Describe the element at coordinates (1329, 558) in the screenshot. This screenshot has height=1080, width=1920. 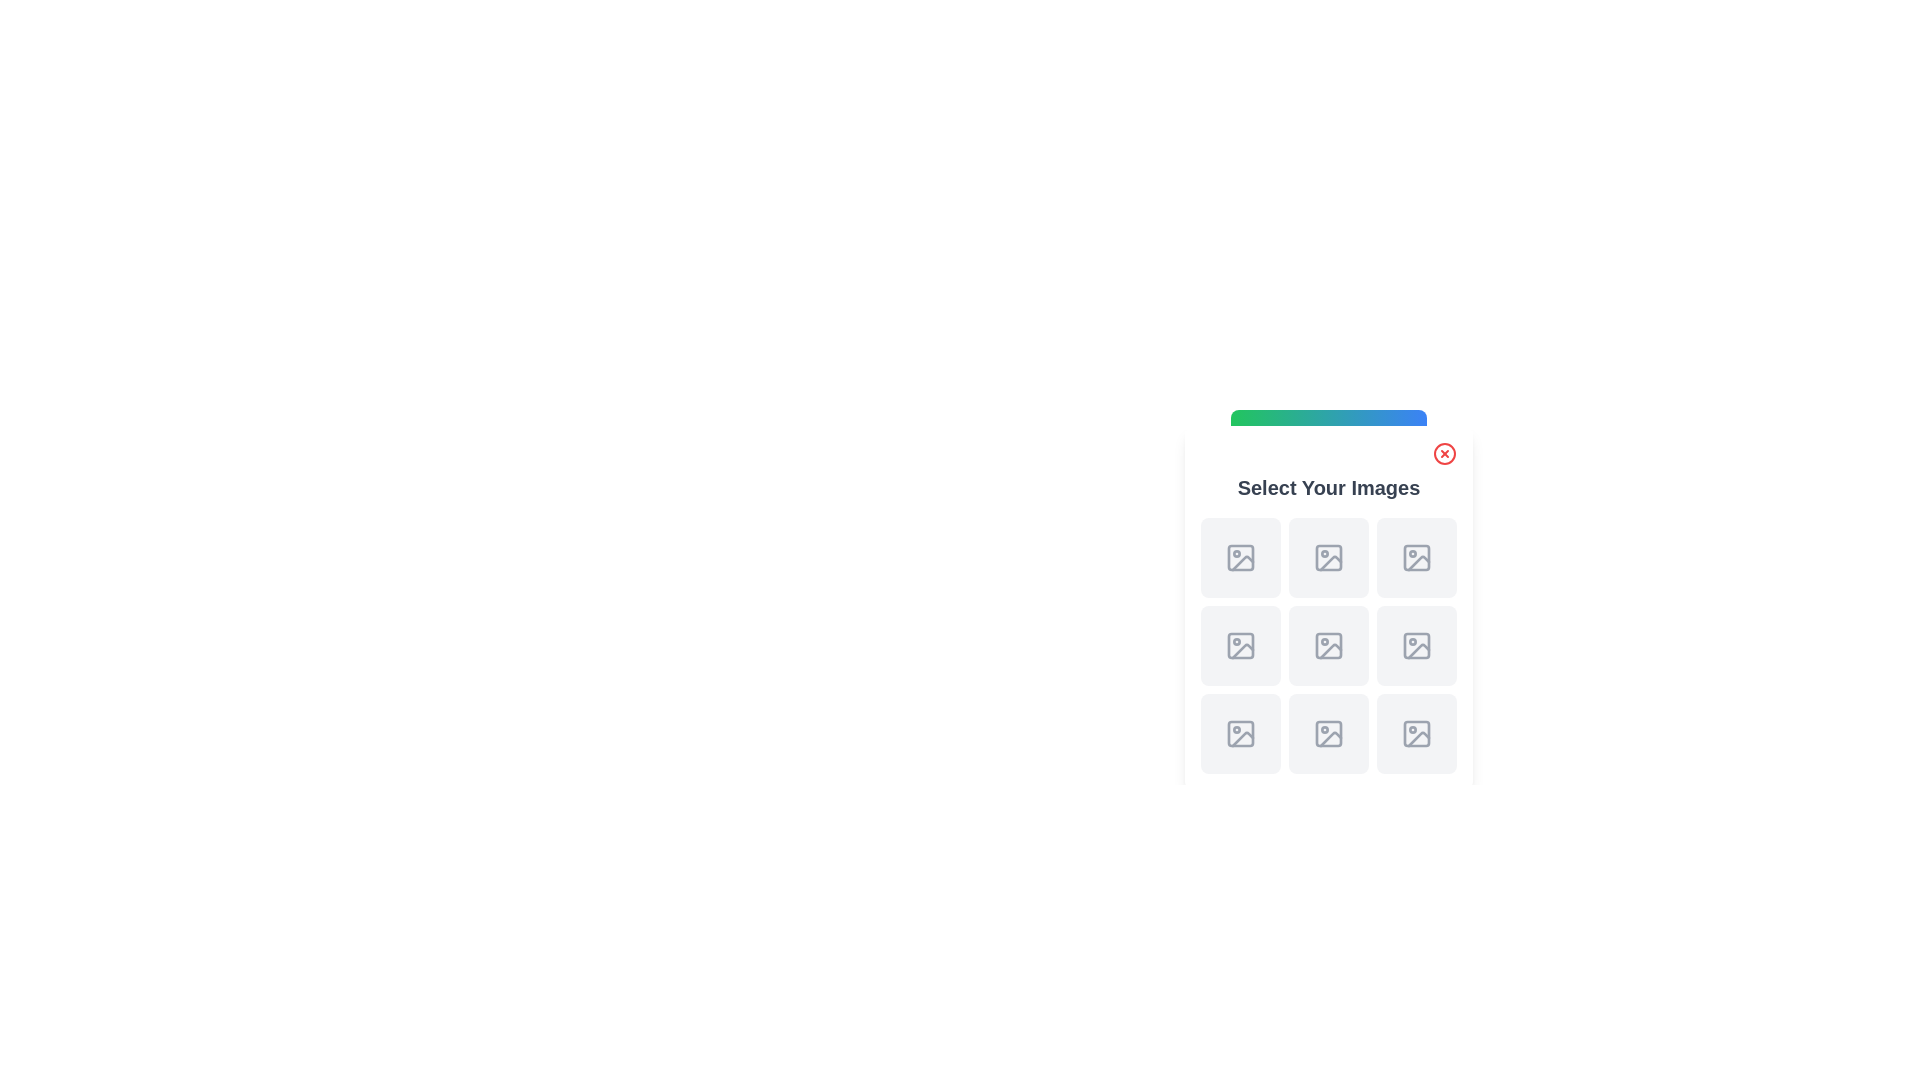
I see `the square-shaped button with a light gray background and an image placeholder icon, located in the middle column of the first row within the 'Select Your Images' panel` at that location.